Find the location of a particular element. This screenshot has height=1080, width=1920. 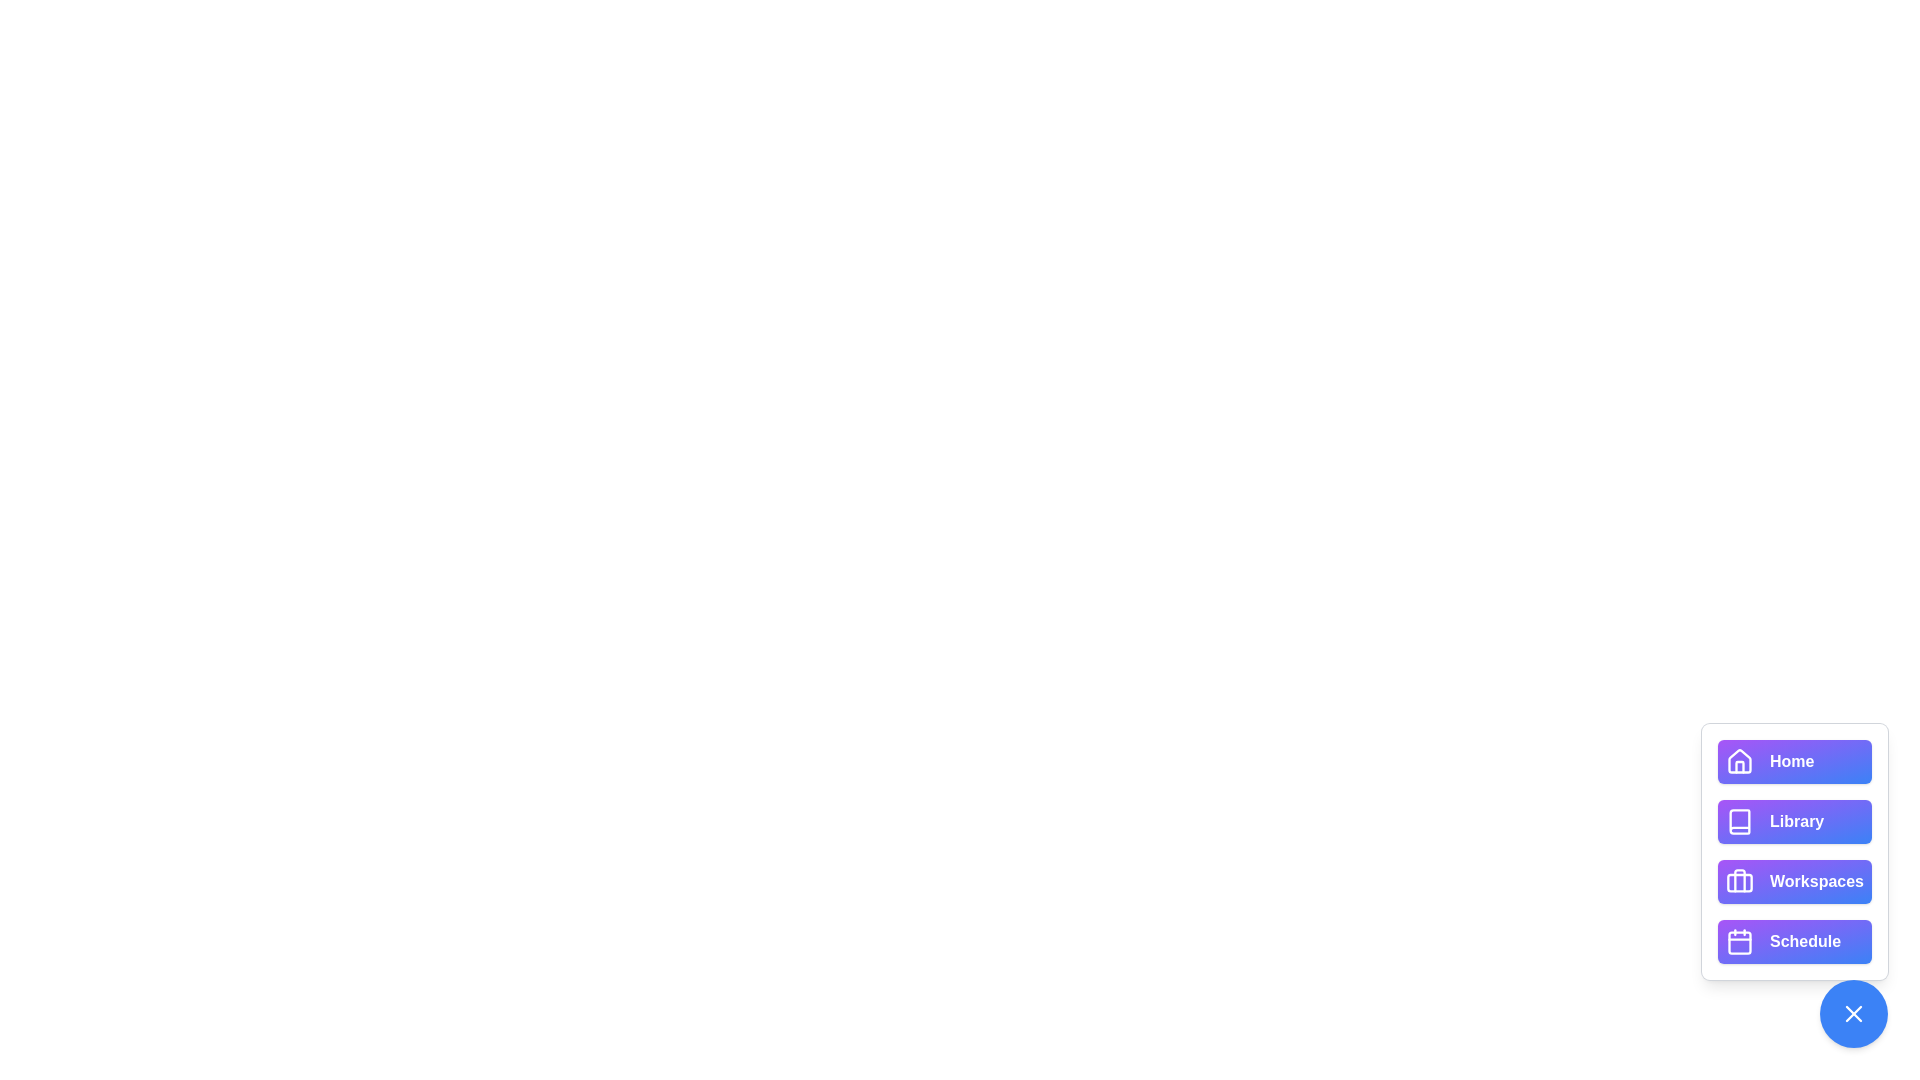

toggle button at the bottom-right corner to open or close the speed dial menu is located at coordinates (1852, 1014).